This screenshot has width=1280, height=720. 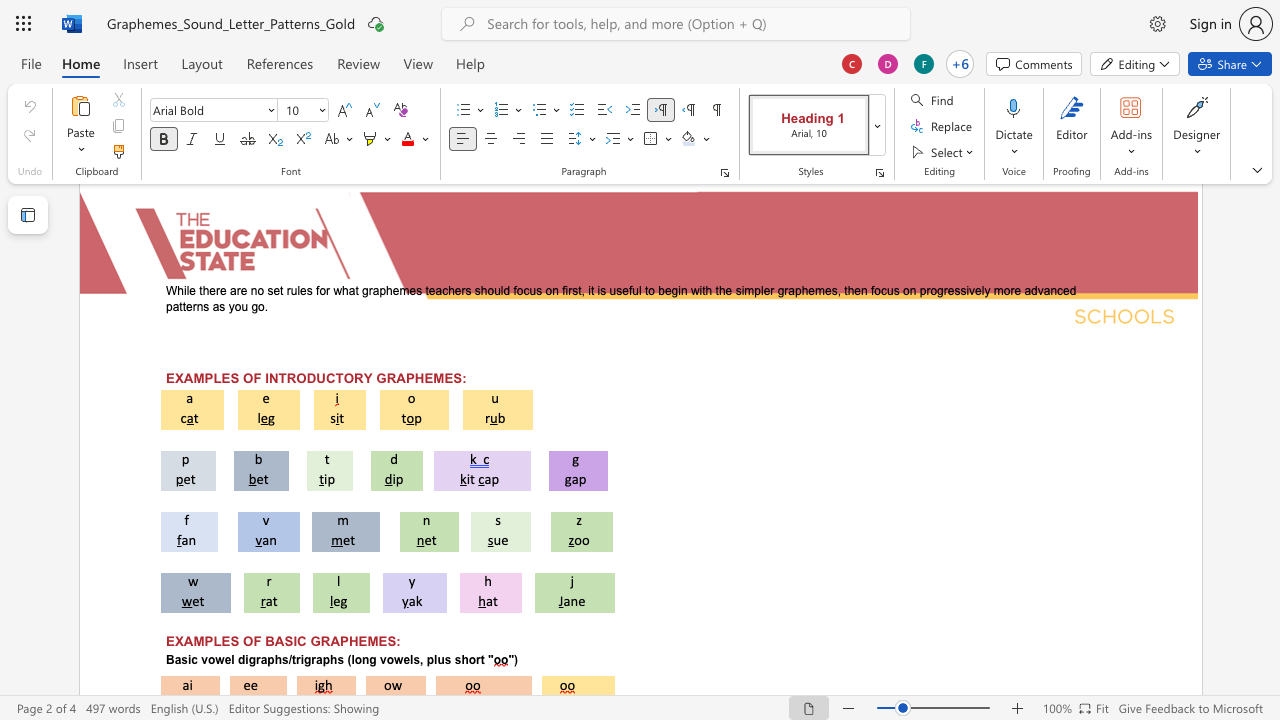 What do you see at coordinates (295, 660) in the screenshot?
I see `the space between the continuous character "t" and "r" in the text` at bounding box center [295, 660].